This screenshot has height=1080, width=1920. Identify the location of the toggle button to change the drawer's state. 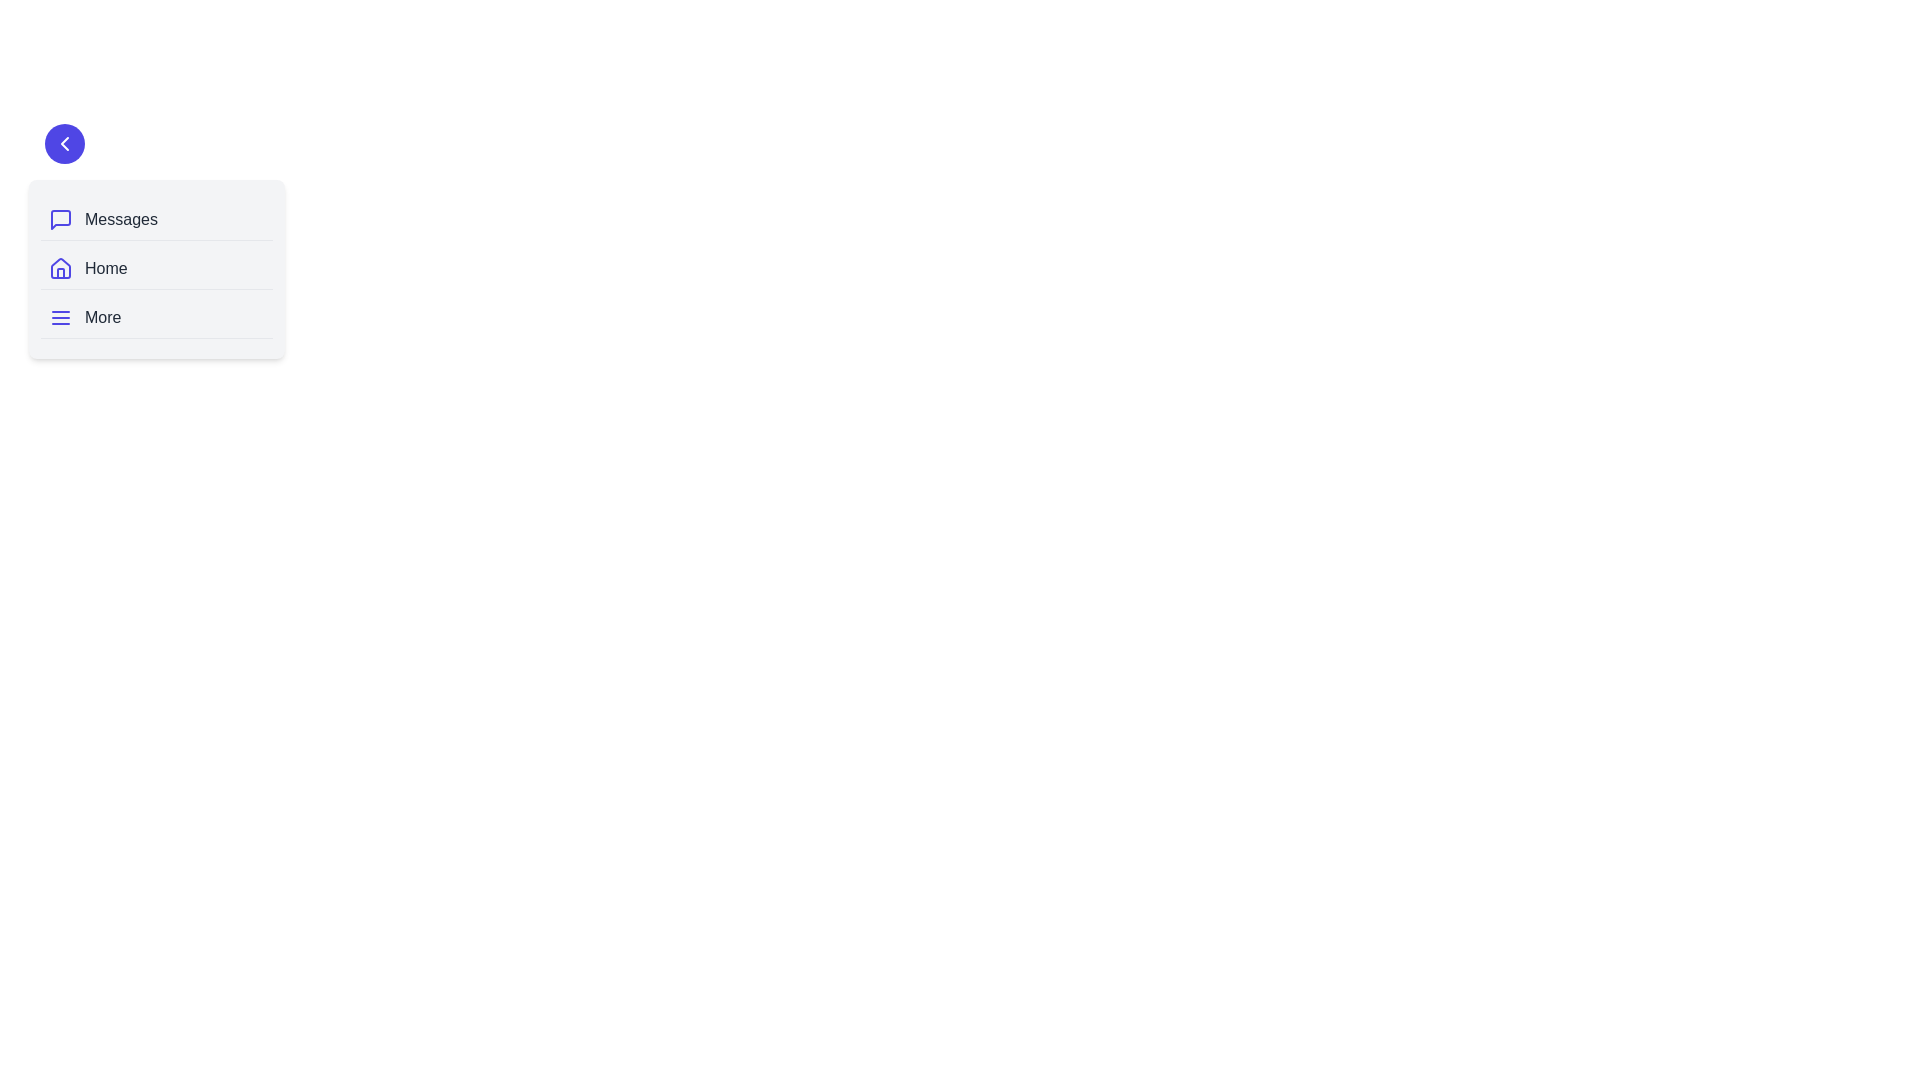
(65, 142).